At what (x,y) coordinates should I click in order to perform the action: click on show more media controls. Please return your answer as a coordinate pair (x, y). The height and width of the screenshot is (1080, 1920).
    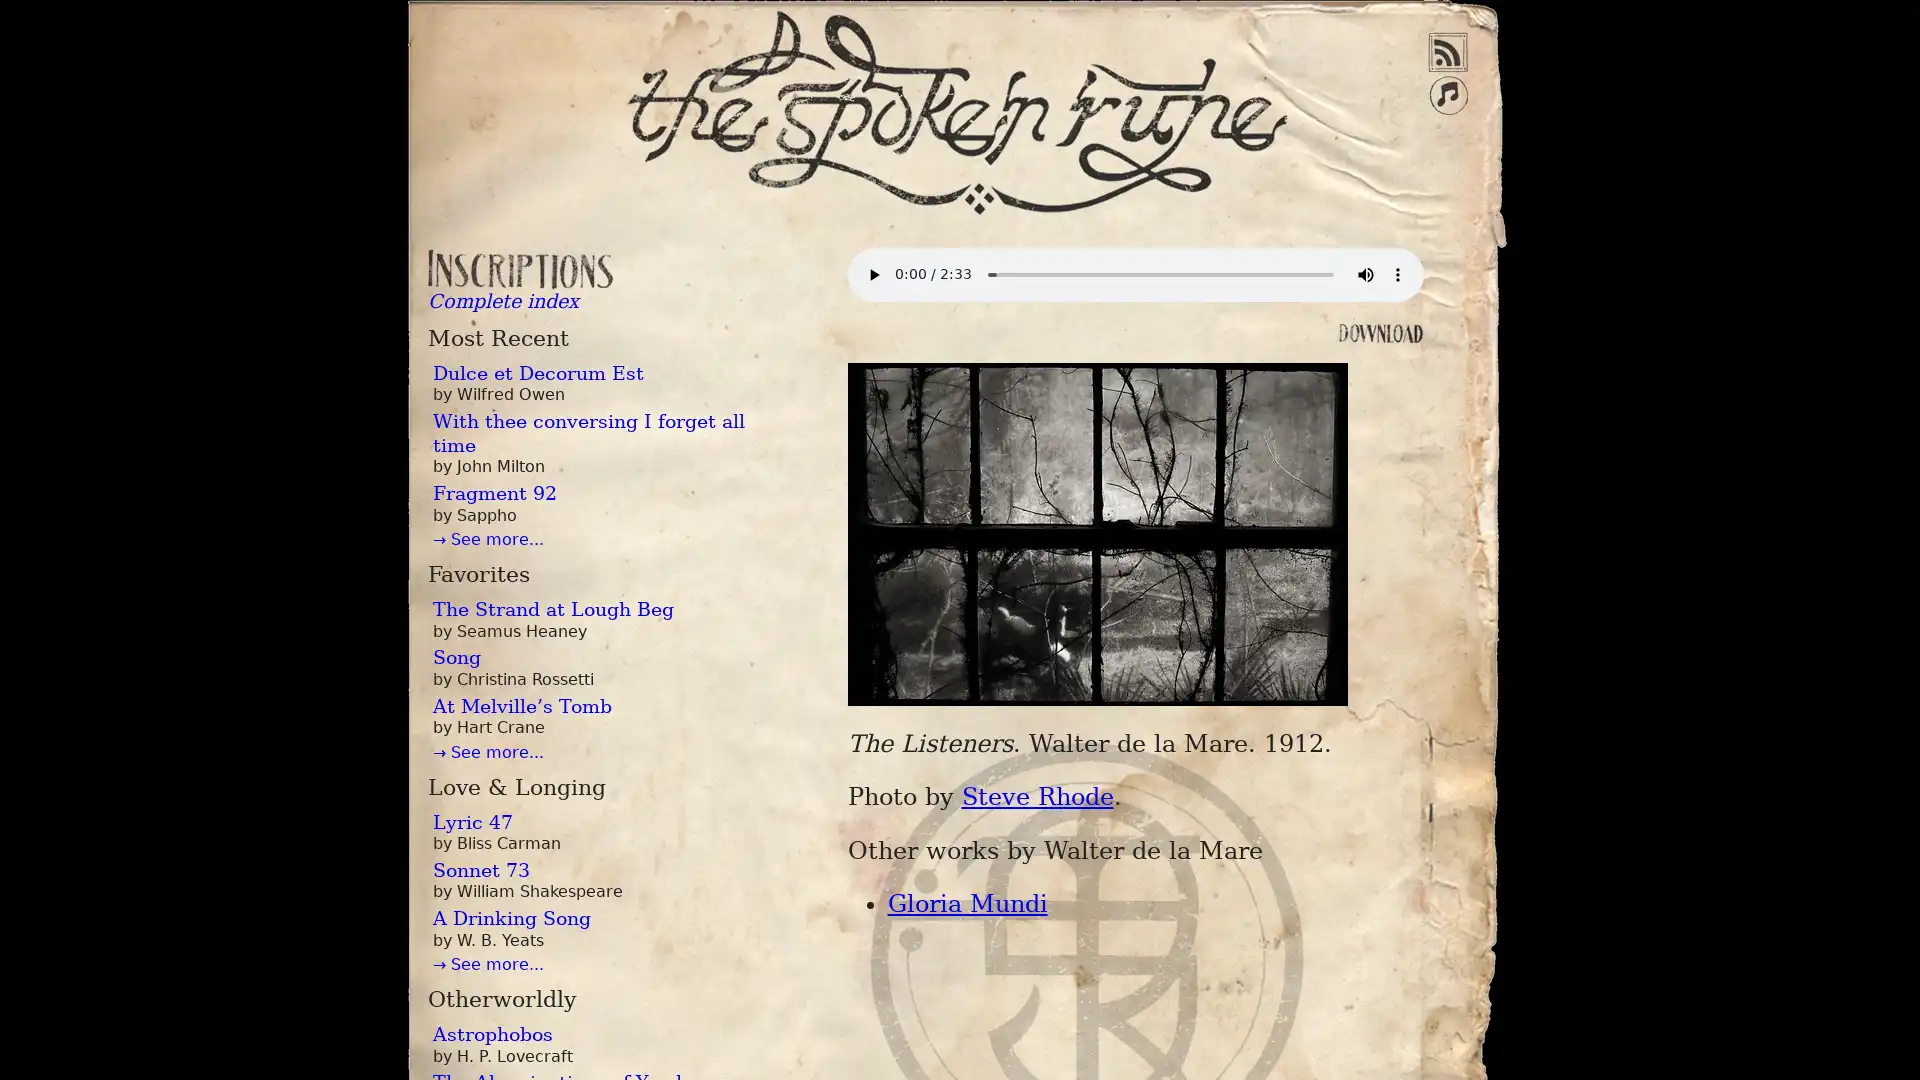
    Looking at the image, I should click on (1395, 274).